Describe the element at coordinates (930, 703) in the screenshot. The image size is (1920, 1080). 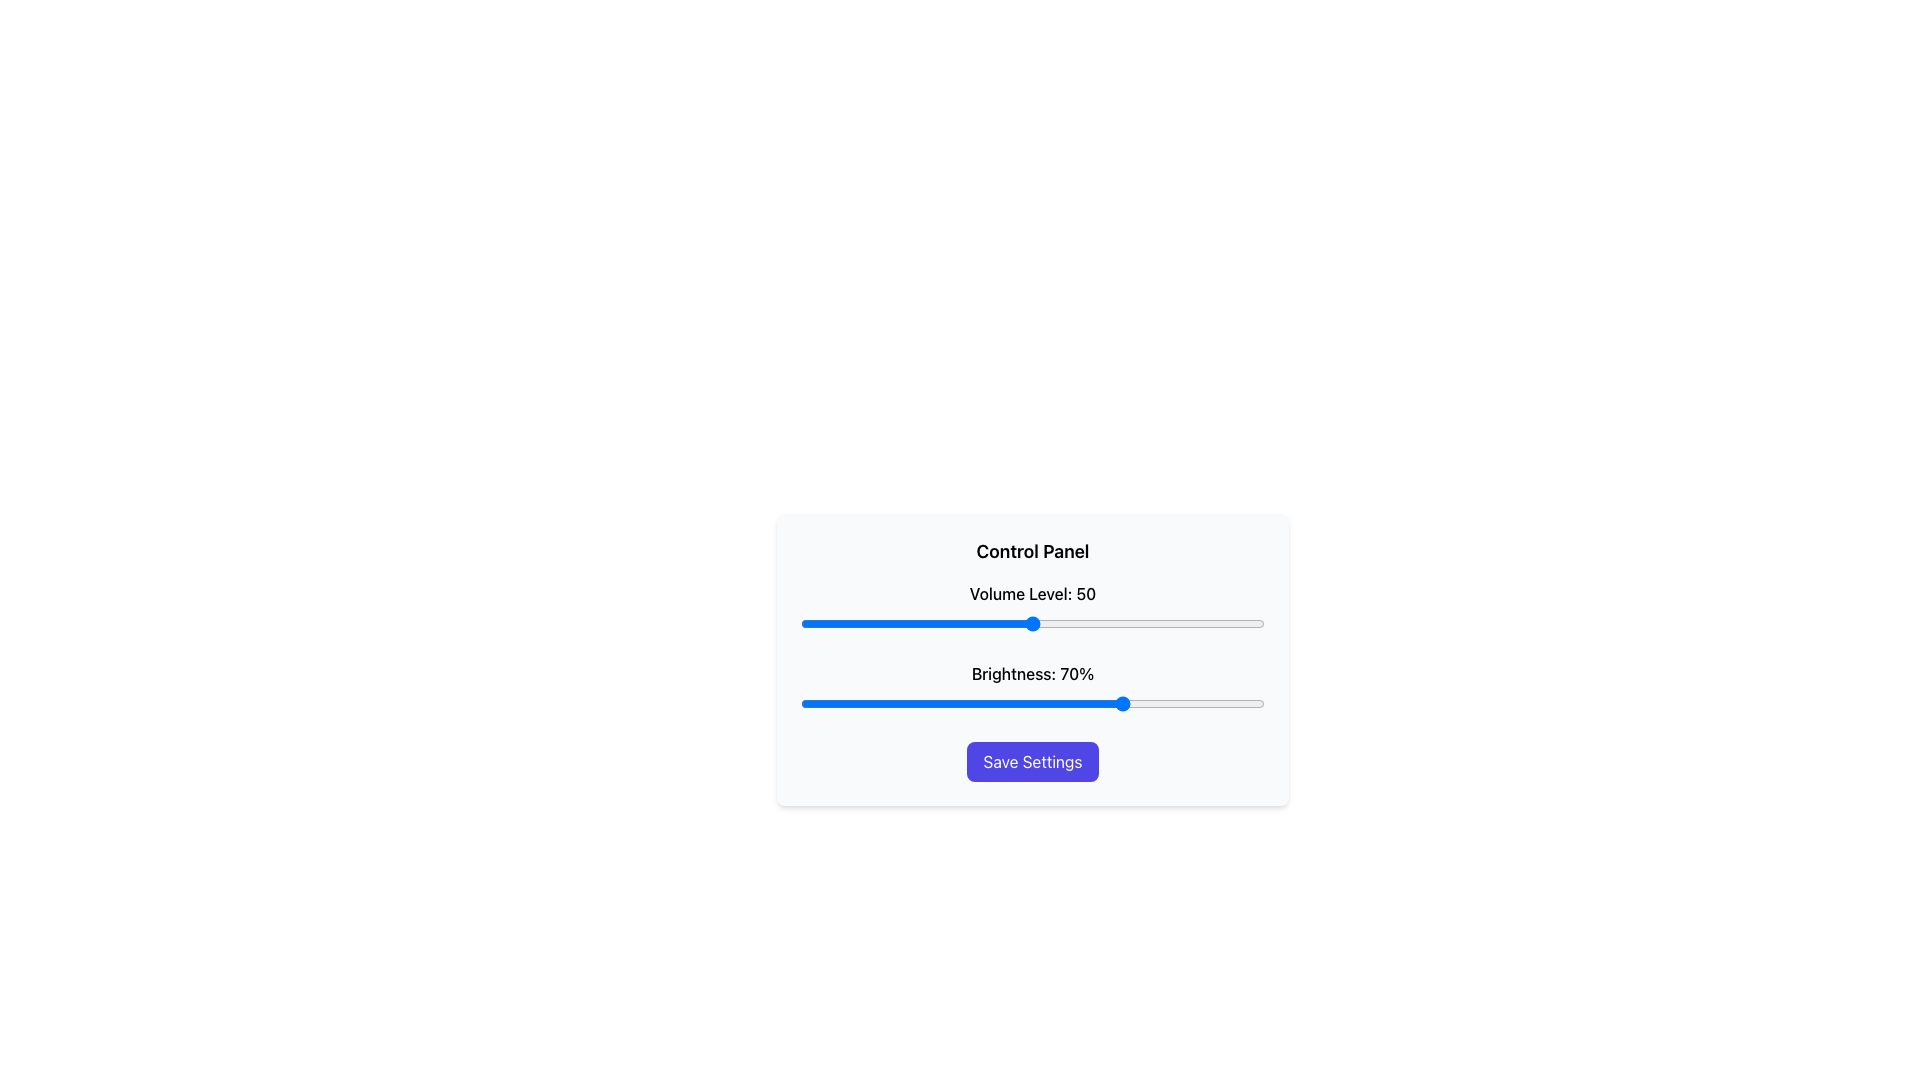
I see `brightness level` at that location.